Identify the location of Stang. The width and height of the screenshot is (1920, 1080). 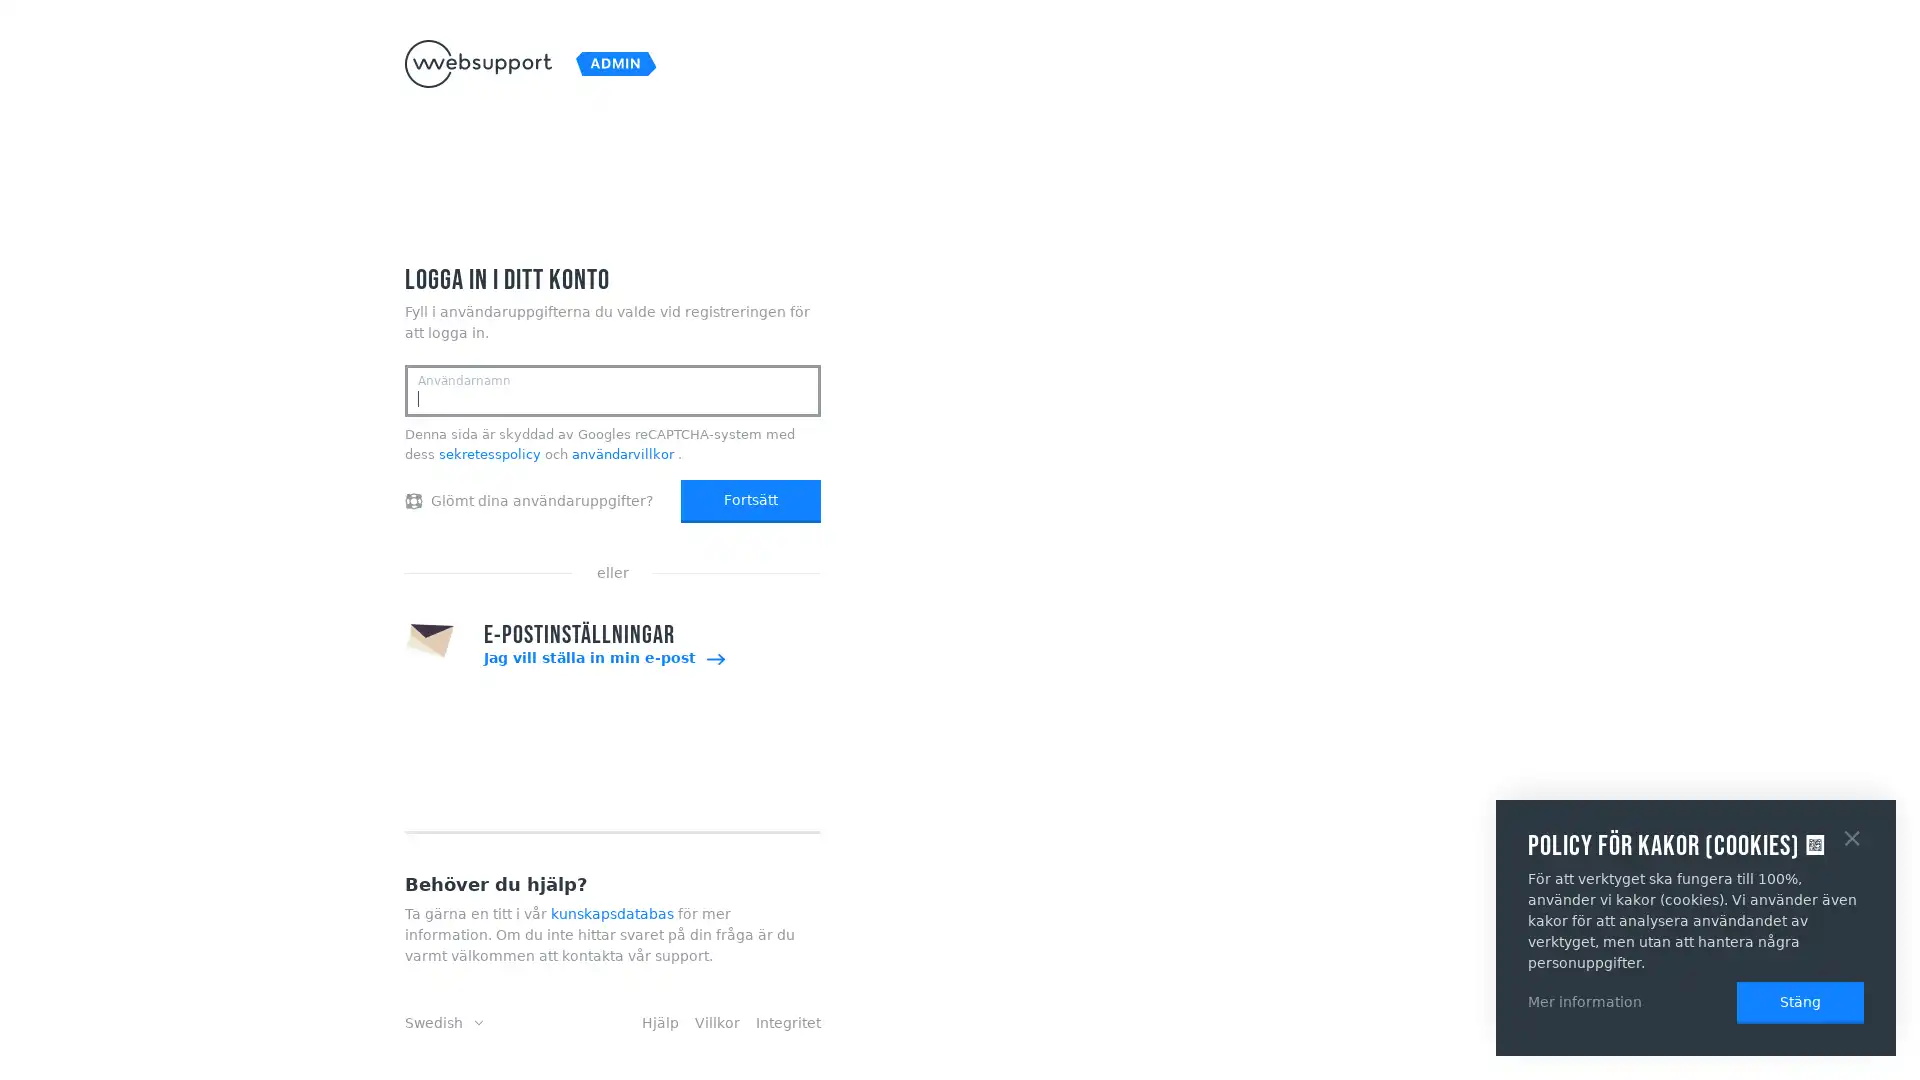
(1851, 836).